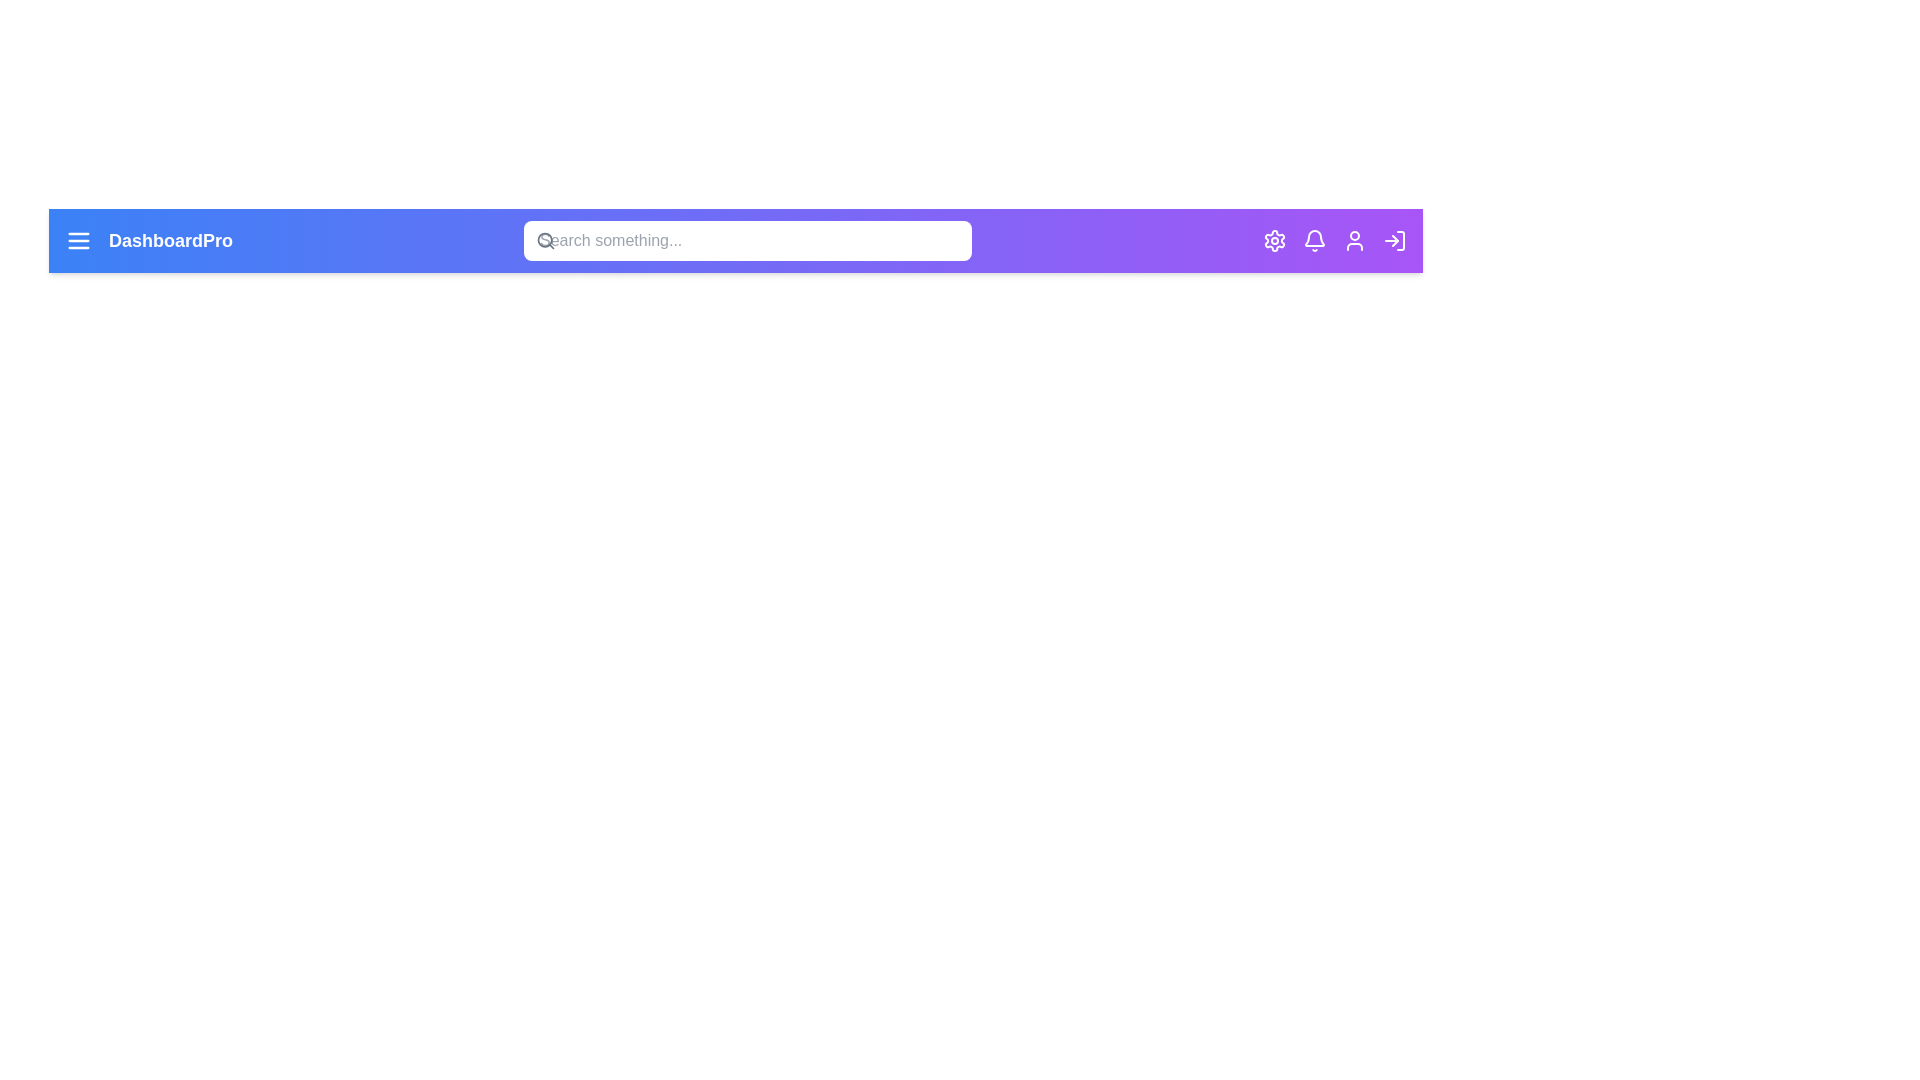 The image size is (1920, 1080). What do you see at coordinates (1354, 239) in the screenshot?
I see `the user icon to view the user profile` at bounding box center [1354, 239].